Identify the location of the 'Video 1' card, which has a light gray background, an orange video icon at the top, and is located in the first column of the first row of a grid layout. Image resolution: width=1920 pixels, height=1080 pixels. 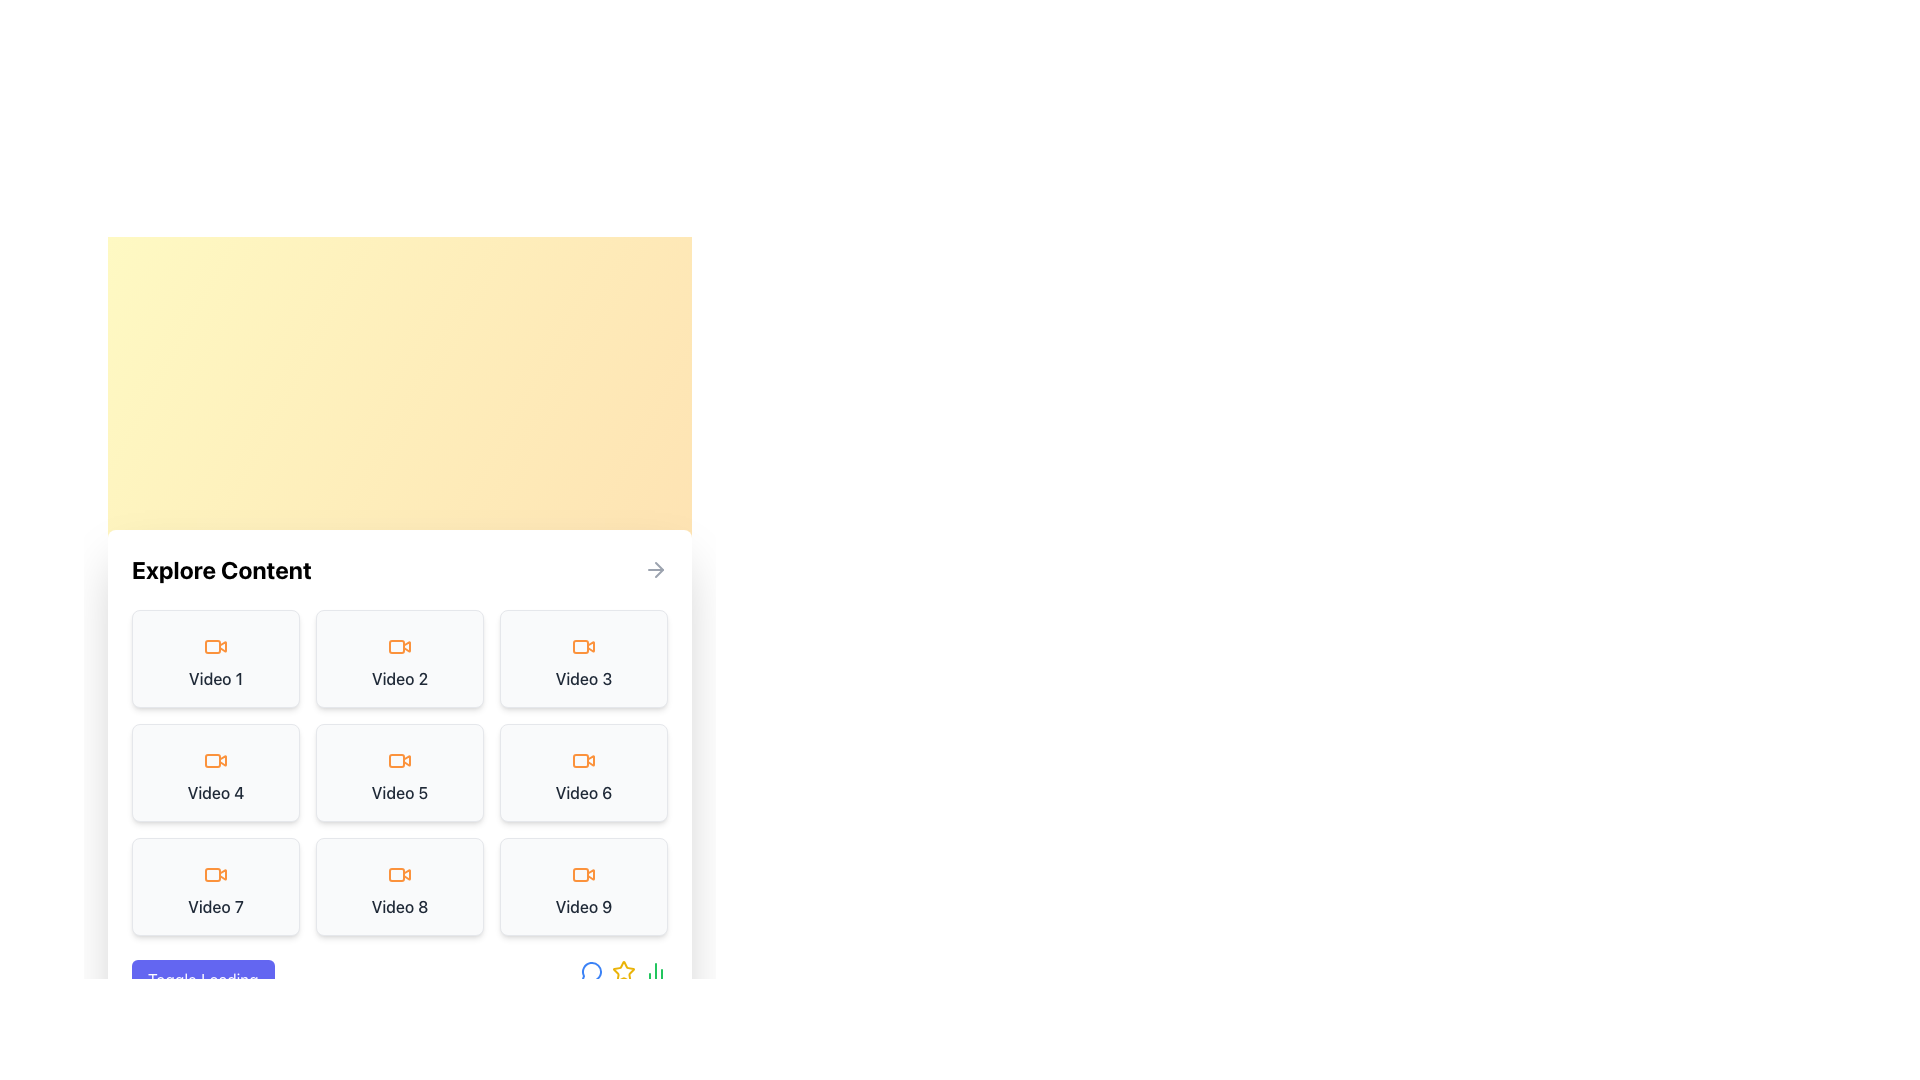
(216, 659).